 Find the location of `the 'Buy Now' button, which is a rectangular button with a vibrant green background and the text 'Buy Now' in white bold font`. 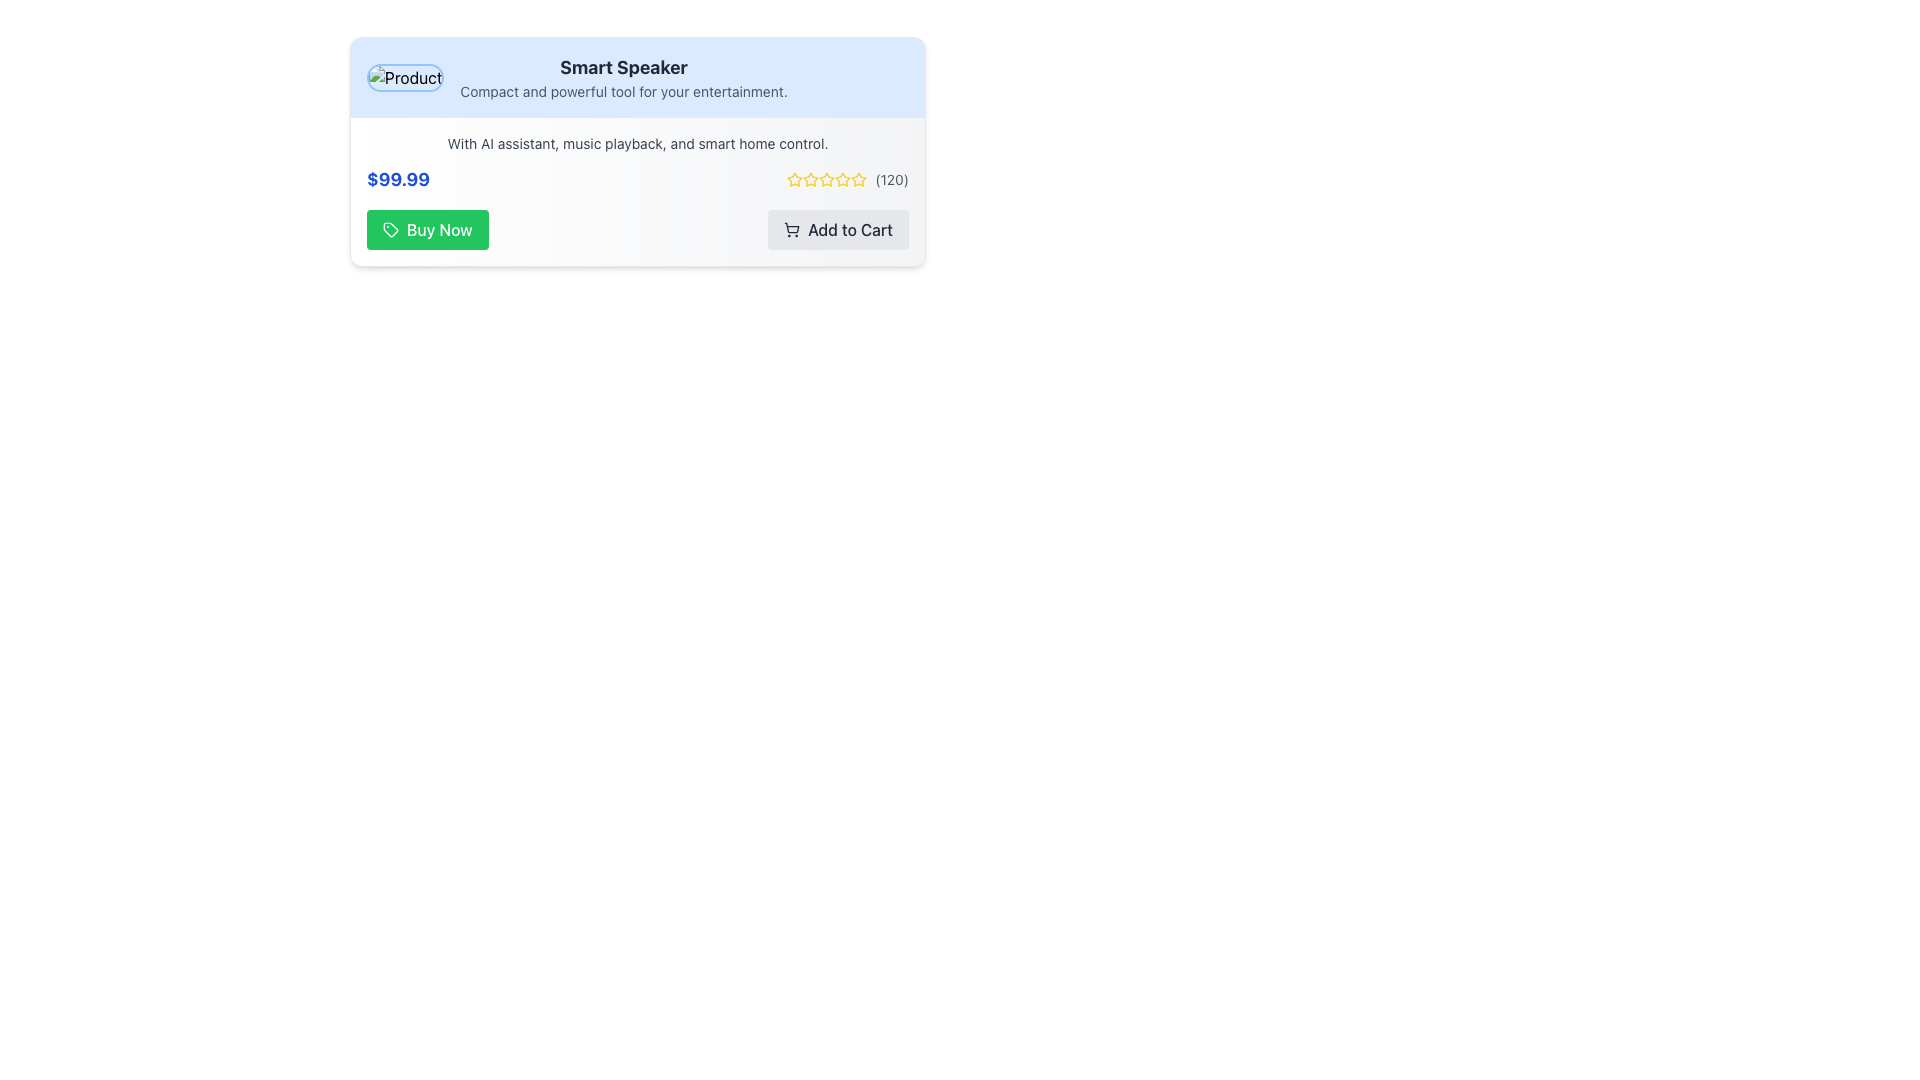

the 'Buy Now' button, which is a rectangular button with a vibrant green background and the text 'Buy Now' in white bold font is located at coordinates (426, 229).